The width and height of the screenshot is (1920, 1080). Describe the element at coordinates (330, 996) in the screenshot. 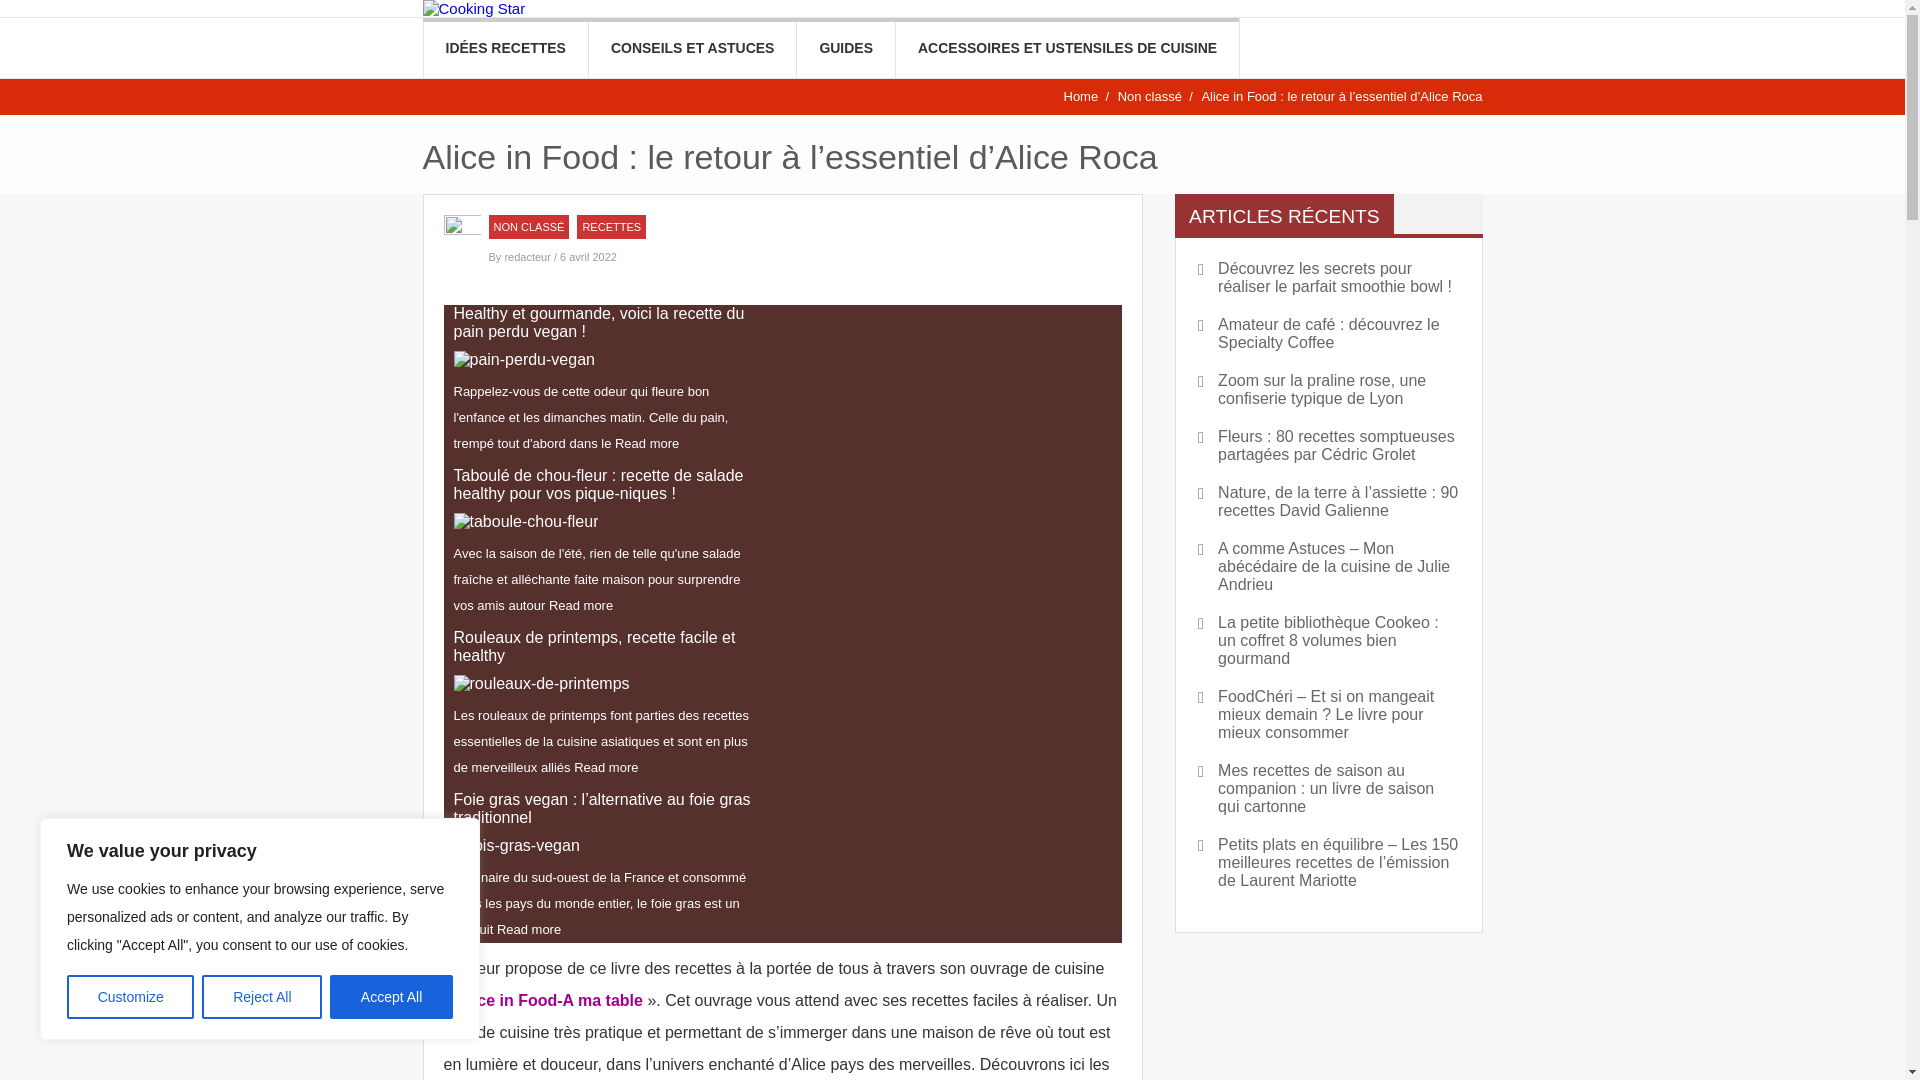

I see `'Accept All'` at that location.